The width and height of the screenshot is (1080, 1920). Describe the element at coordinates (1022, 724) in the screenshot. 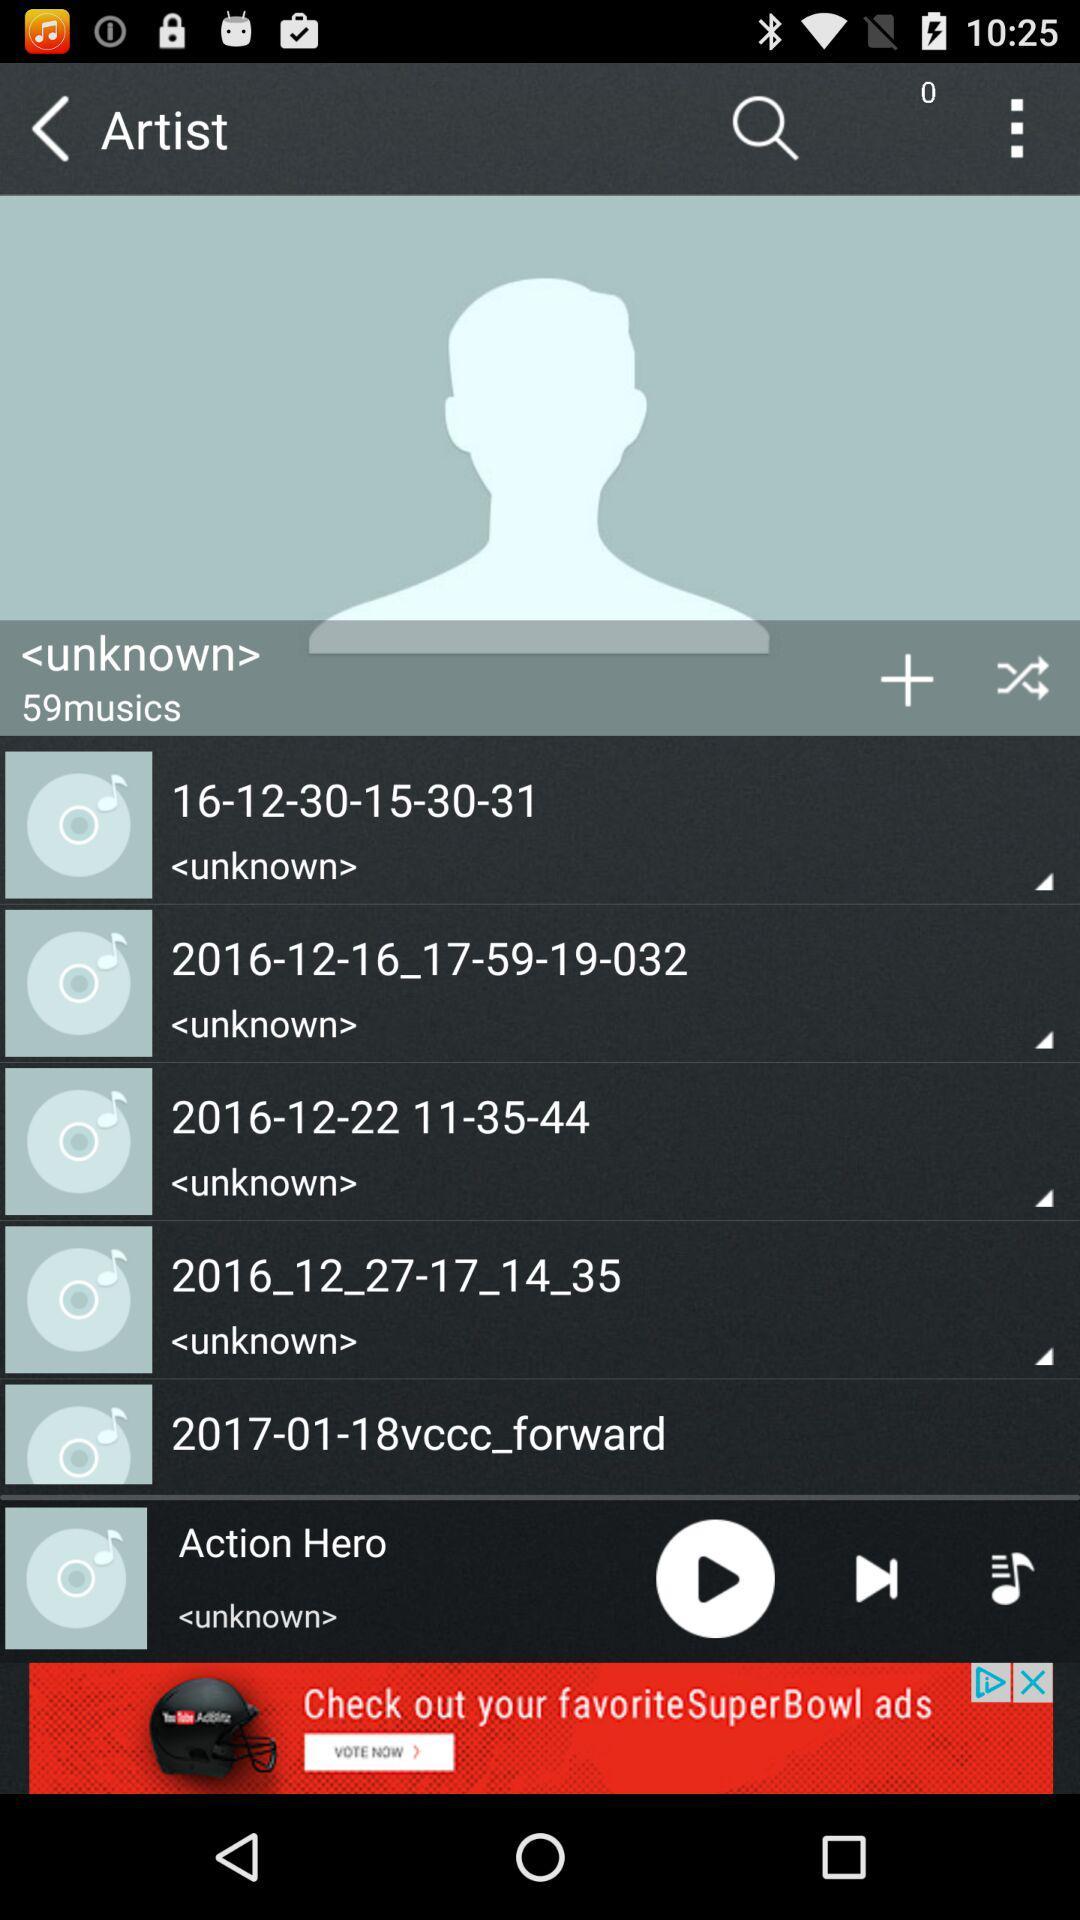

I see `the close icon` at that location.